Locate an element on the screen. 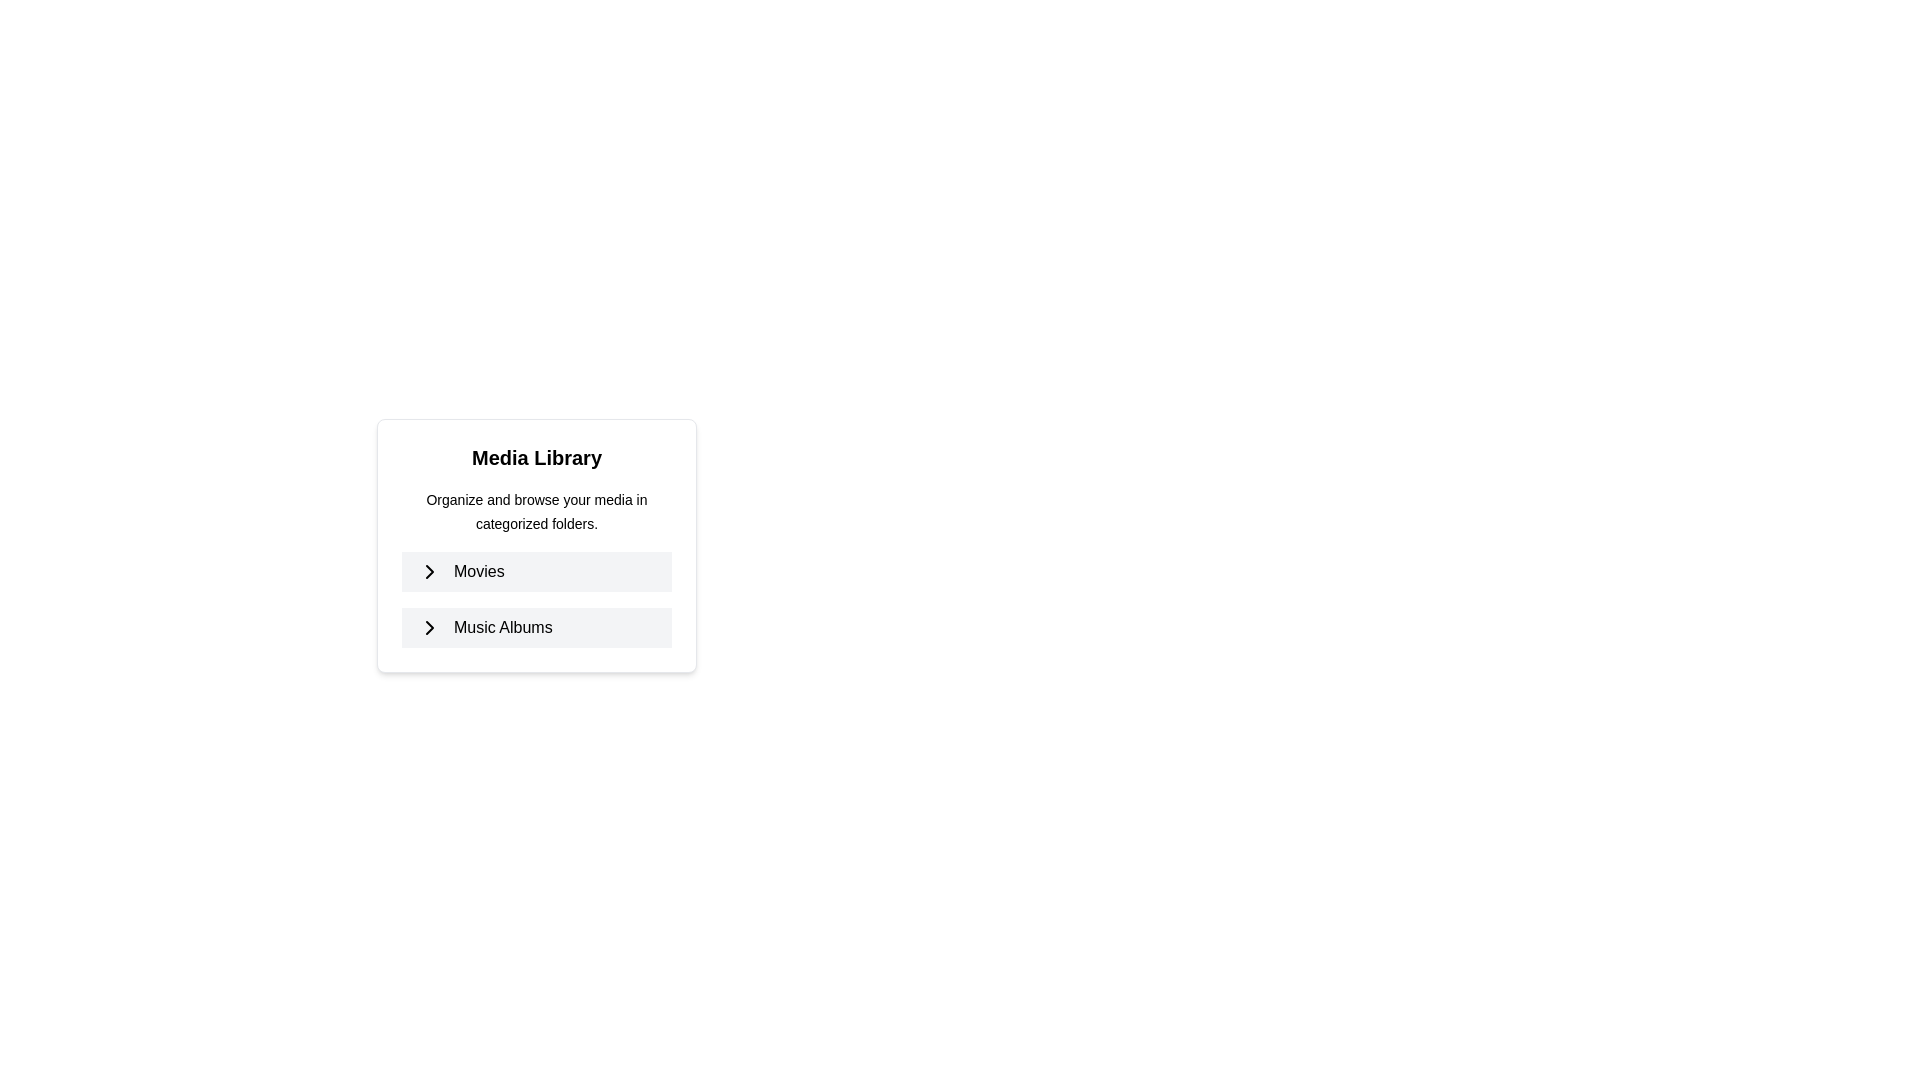 The image size is (1920, 1080). the 'Movies' text label located within the light gray rectangular area in the Media Library section is located at coordinates (460, 571).